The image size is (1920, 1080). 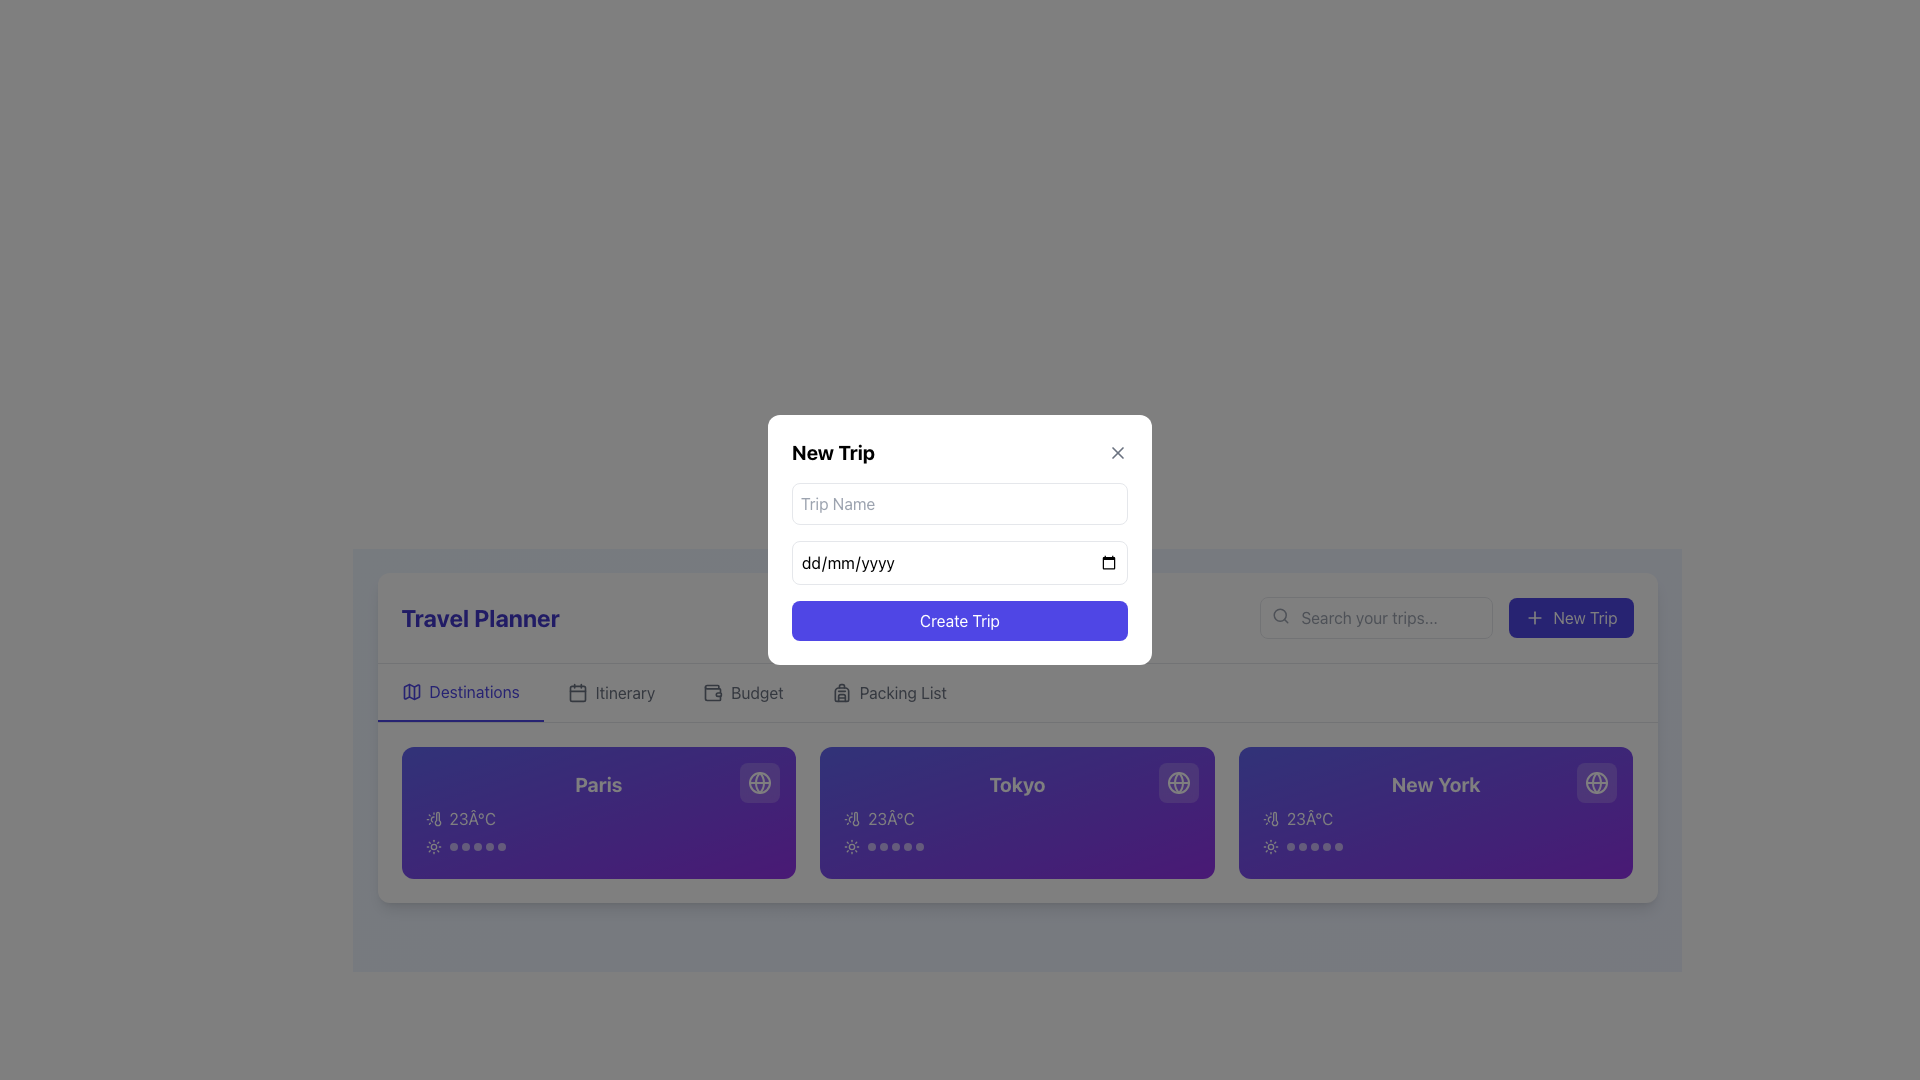 I want to click on the globe icon button located at the top-right corner of the purple card displaying 'New York' and '23°C', so click(x=1596, y=782).